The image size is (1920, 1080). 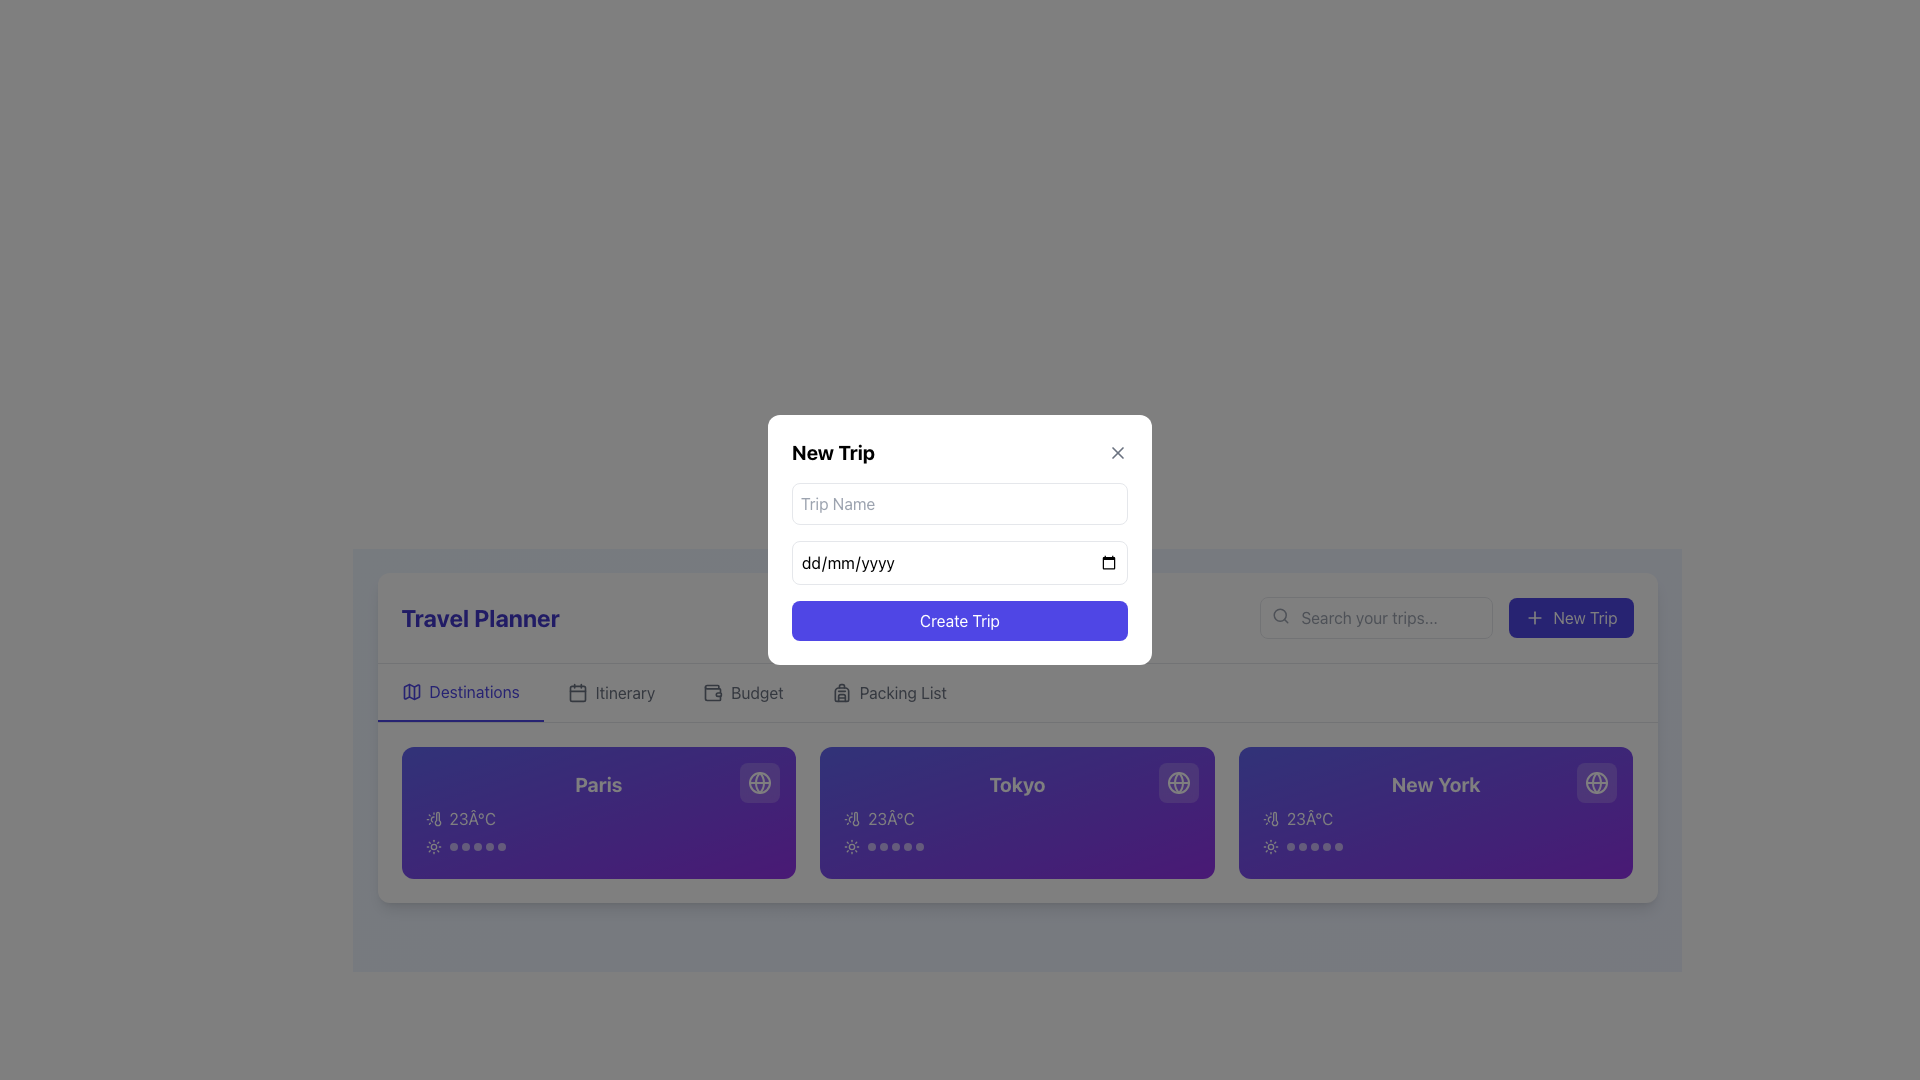 I want to click on the globe icon button located at the top-right corner of the purple card displaying 'New York' and '23°C', so click(x=1596, y=782).